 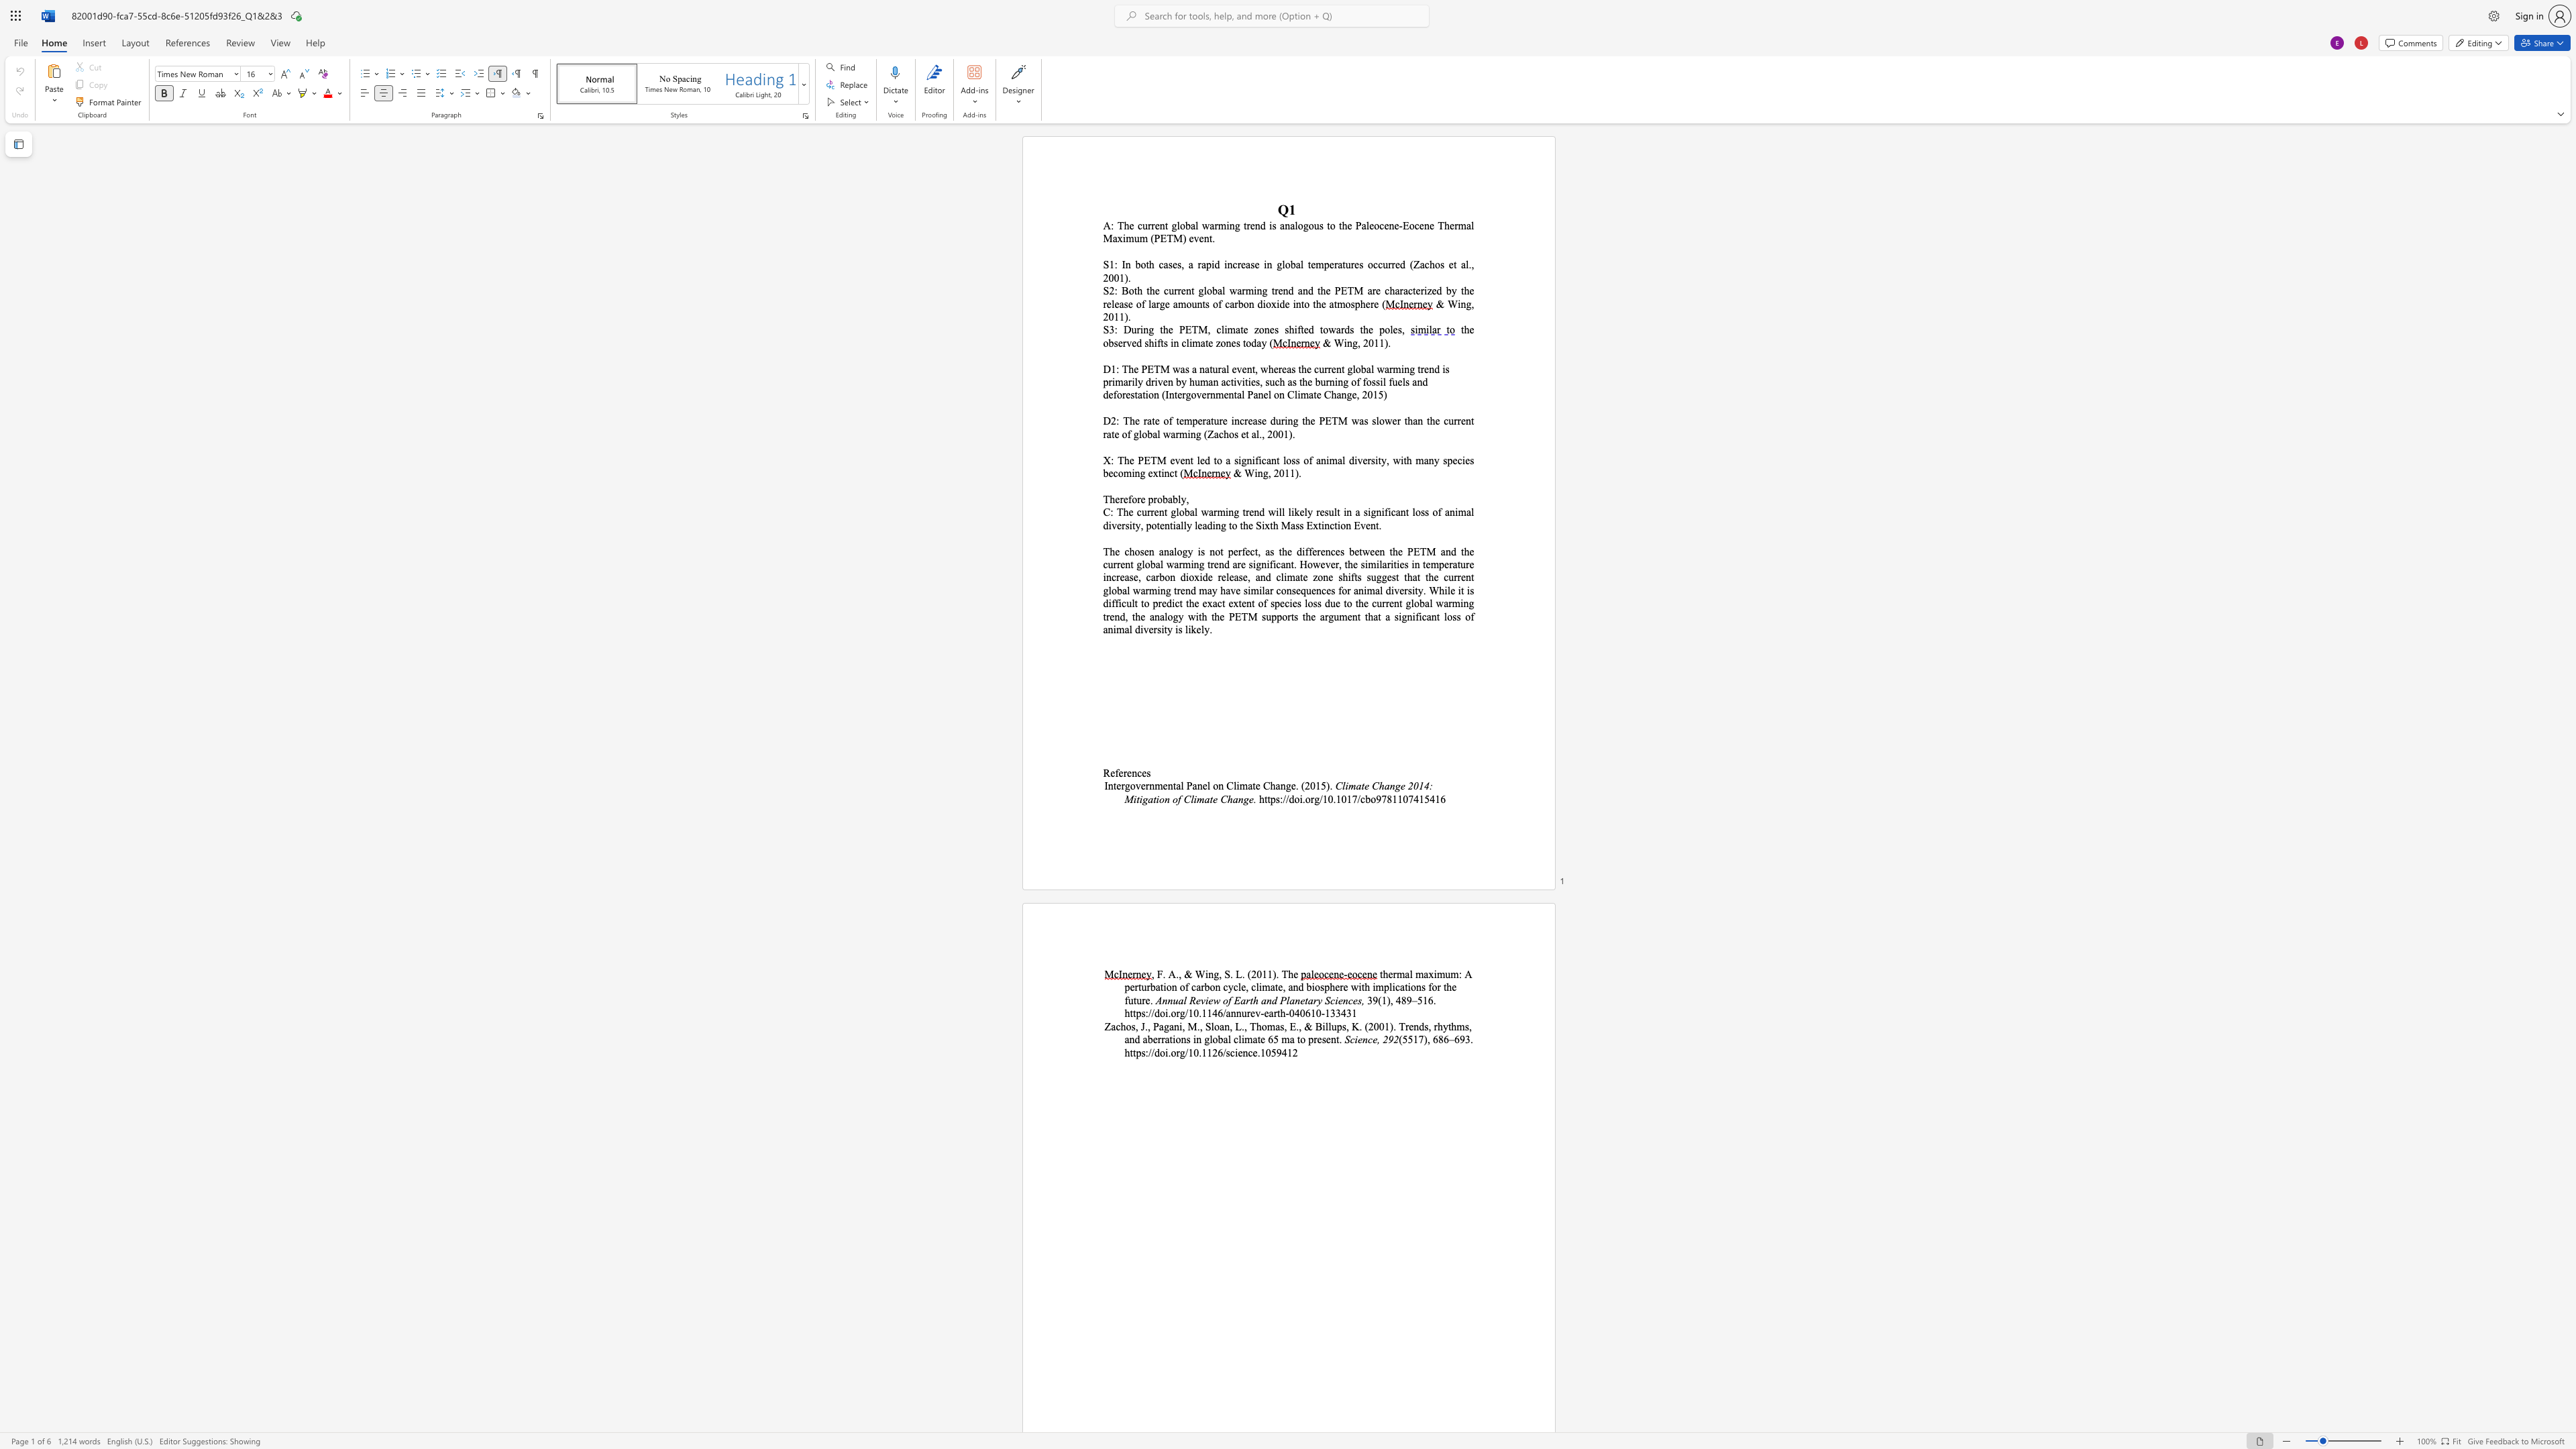 What do you see at coordinates (1207, 525) in the screenshot?
I see `the subset text "ding to the Sixth Mass Extinction Eve" within the text "in a significant loss of animal diversity, potentially leading to the Sixth Mass Extinction Event."` at bounding box center [1207, 525].